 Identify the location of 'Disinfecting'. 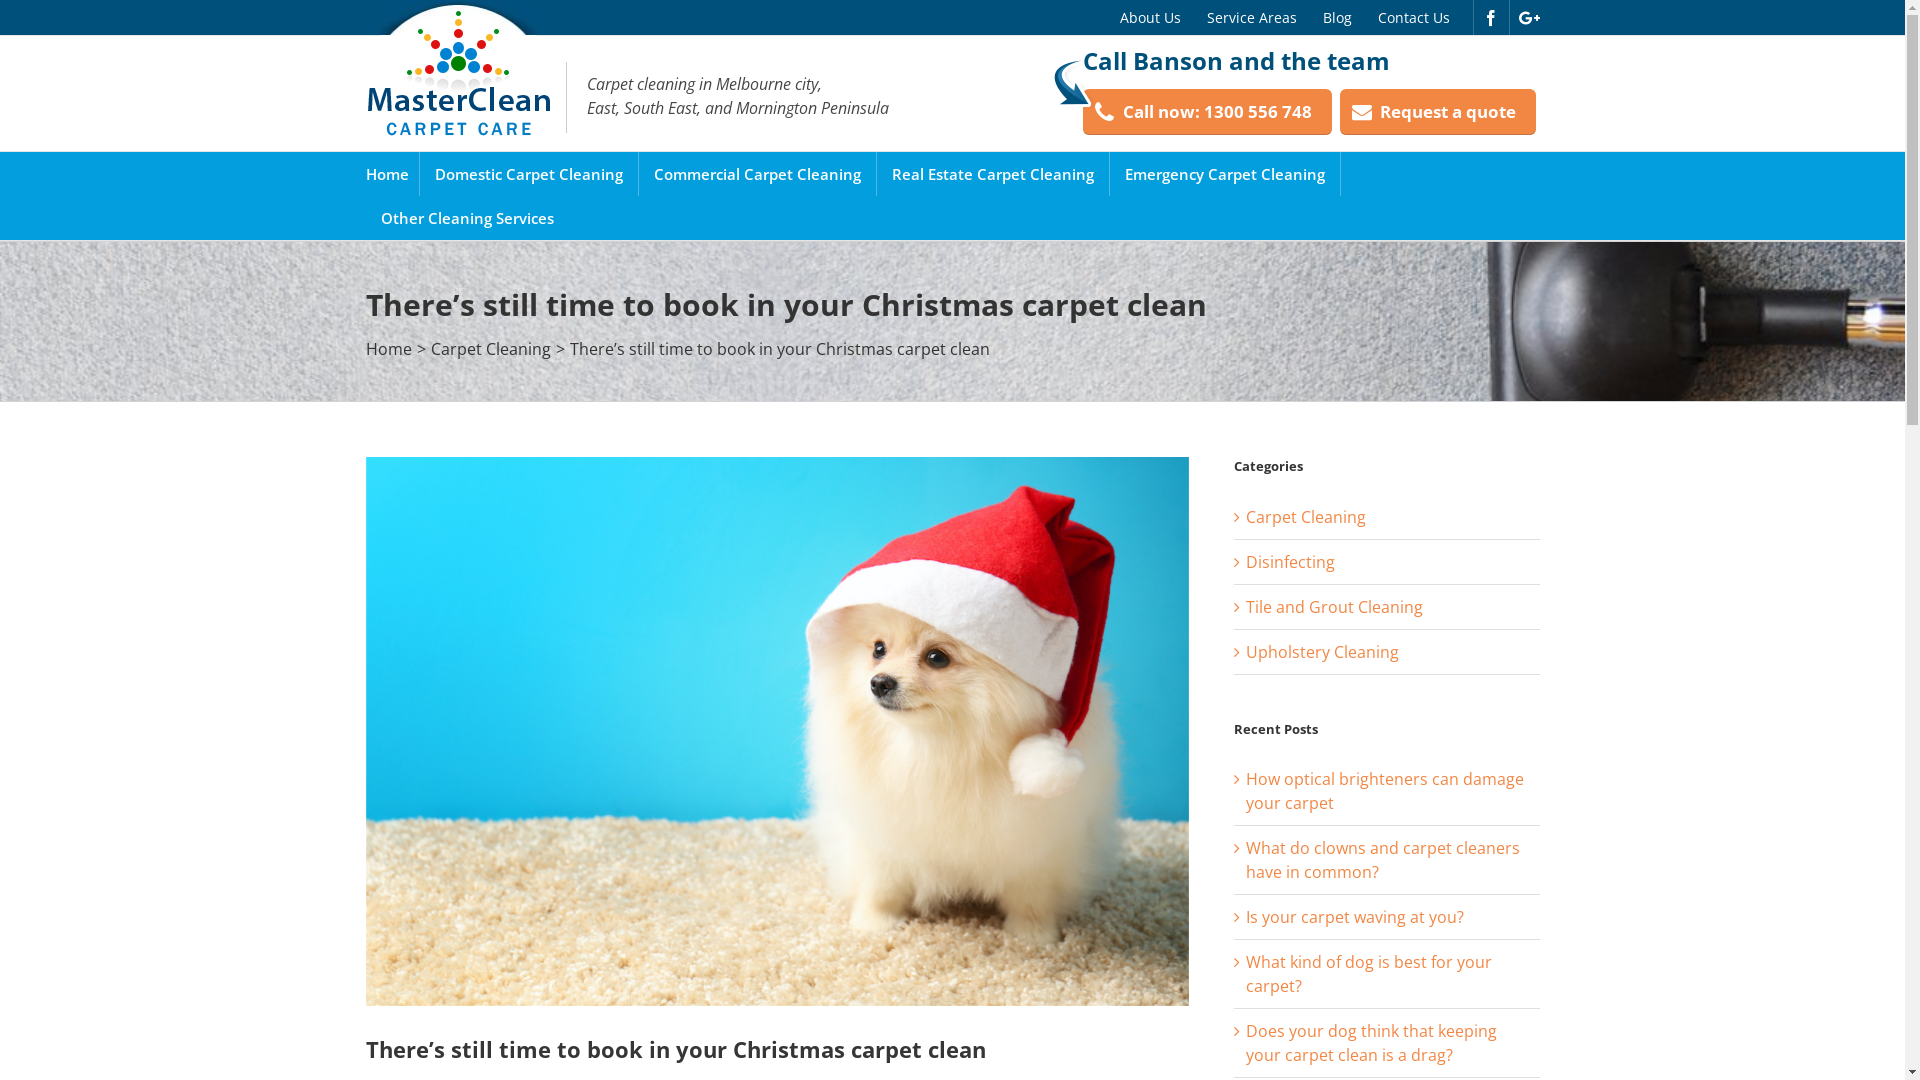
(1245, 562).